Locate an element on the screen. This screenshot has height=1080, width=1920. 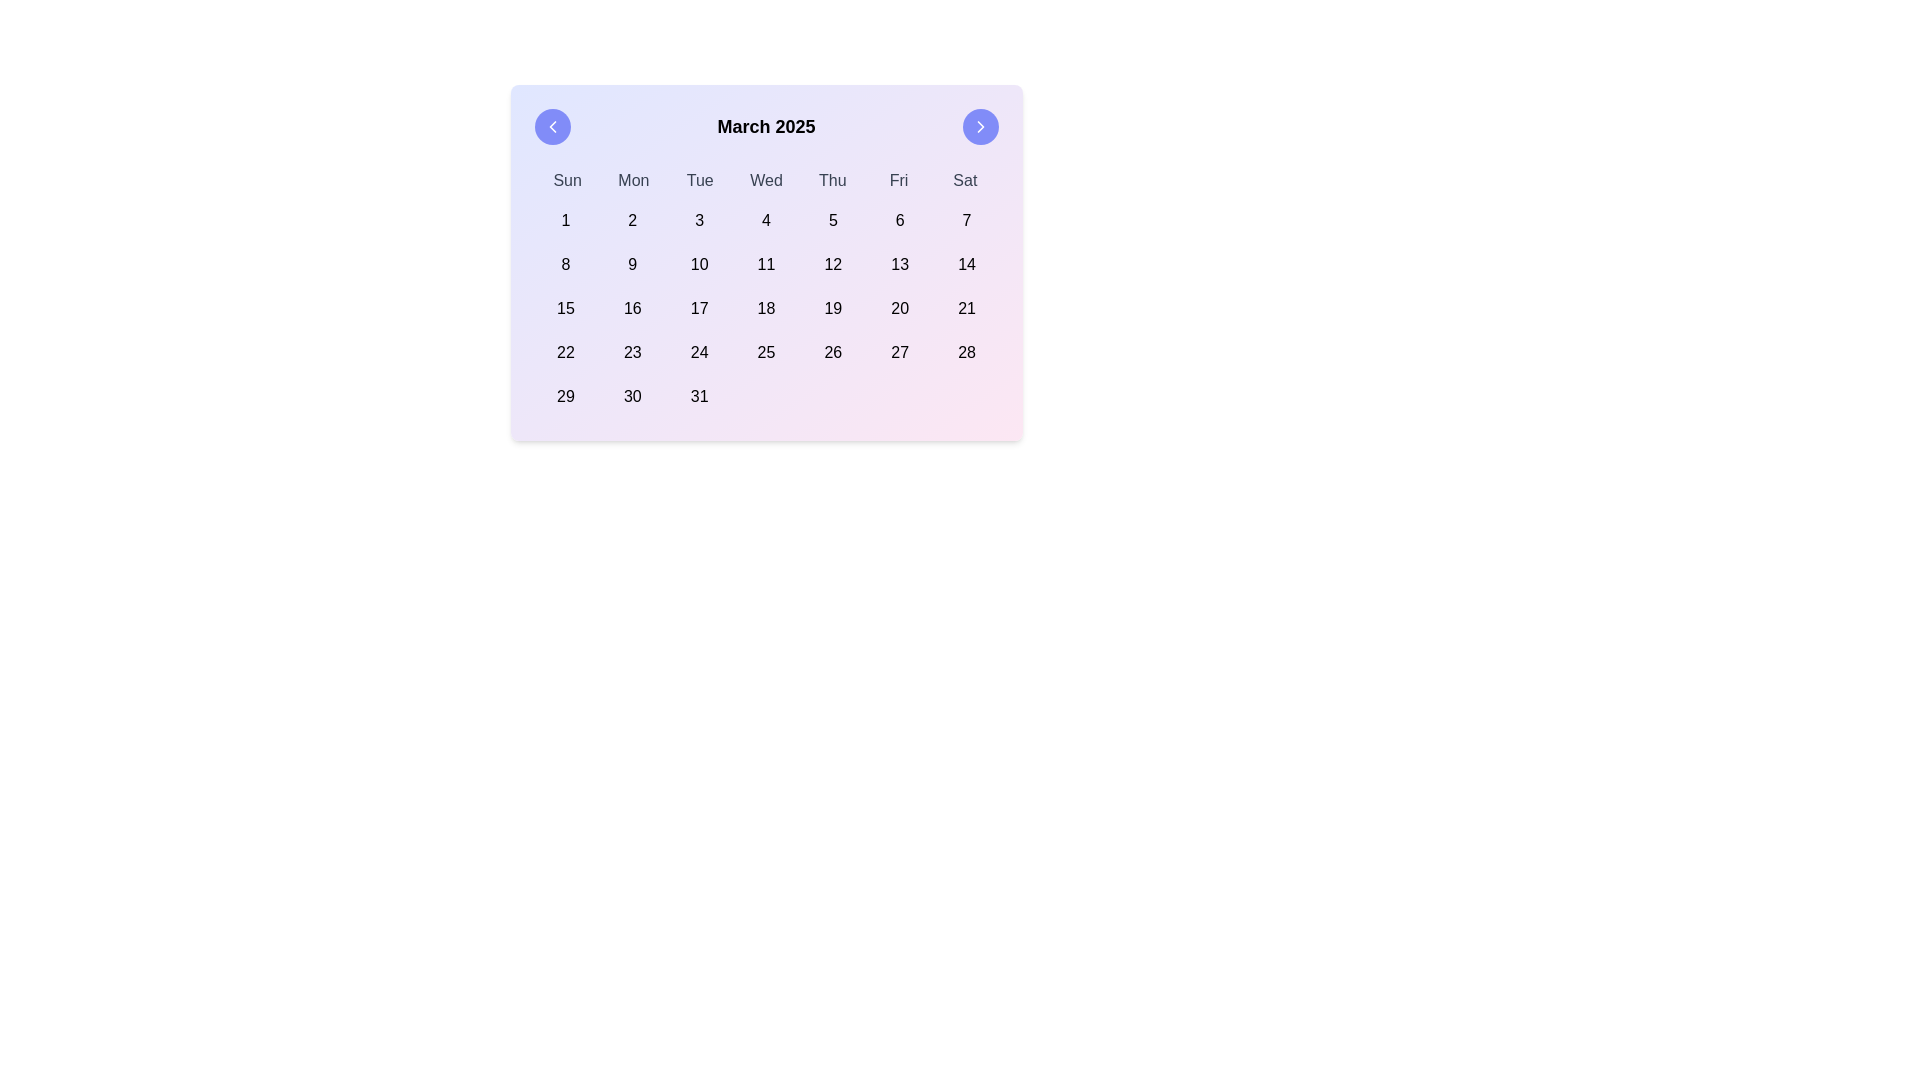
the navigation button that allows users to move to the previous month in the calendar interface is located at coordinates (552, 127).